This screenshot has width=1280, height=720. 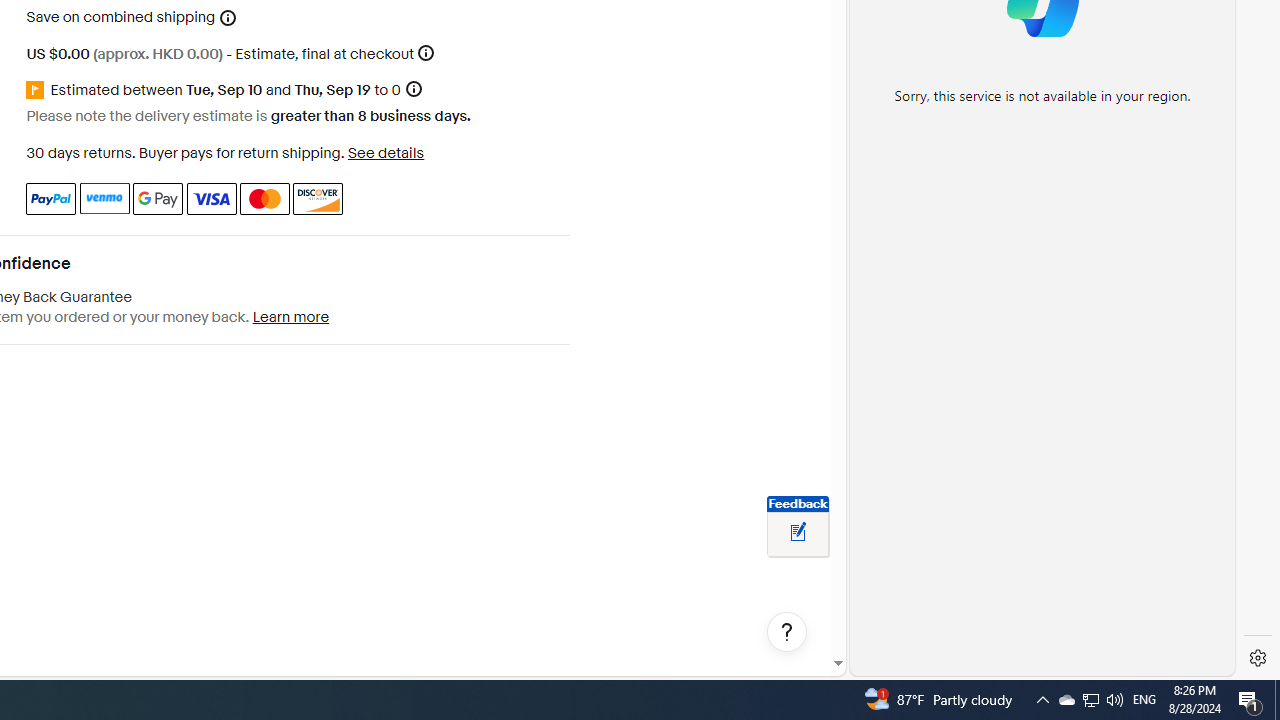 I want to click on 'Settings', so click(x=1257, y=658).